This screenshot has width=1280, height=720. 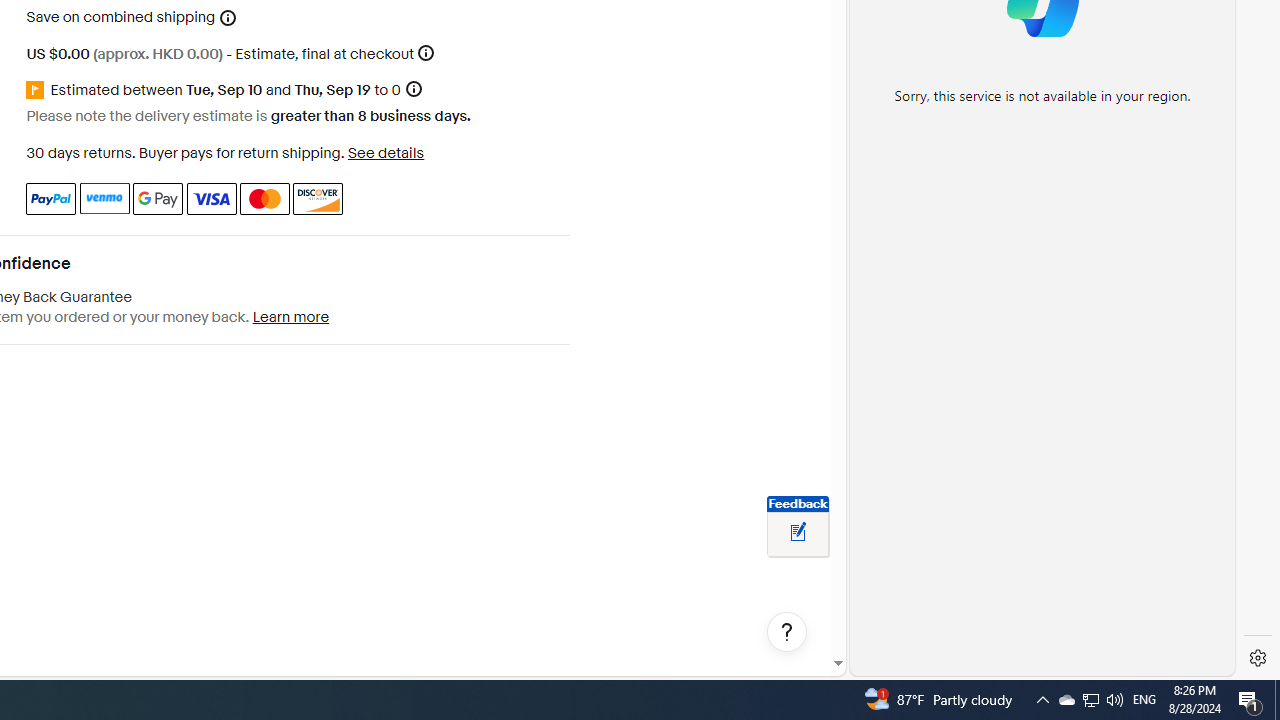 I want to click on 'Settings', so click(x=1257, y=658).